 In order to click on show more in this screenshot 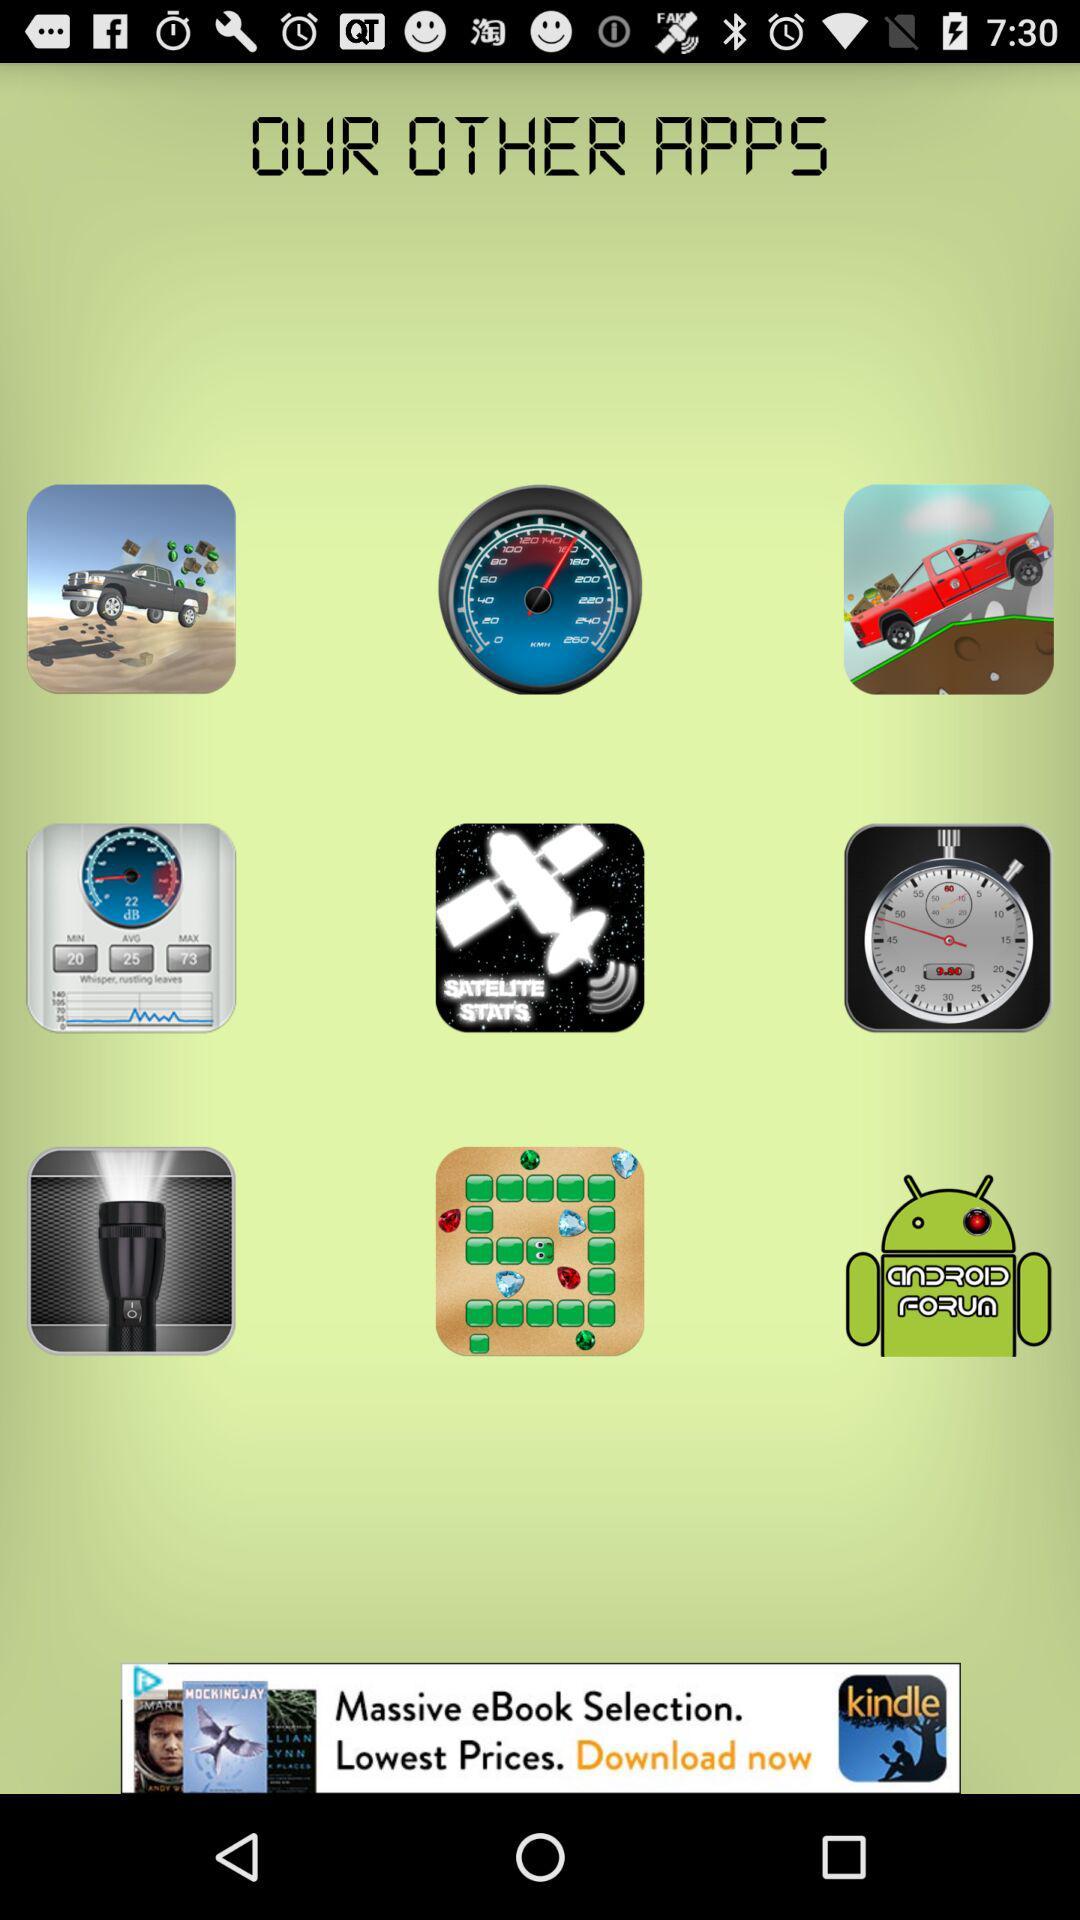, I will do `click(131, 927)`.